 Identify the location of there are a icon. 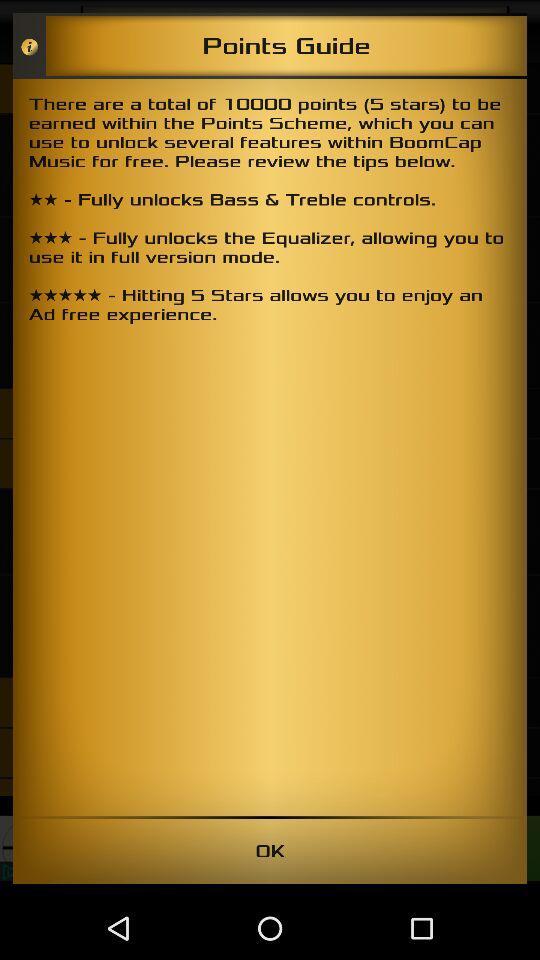
(270, 447).